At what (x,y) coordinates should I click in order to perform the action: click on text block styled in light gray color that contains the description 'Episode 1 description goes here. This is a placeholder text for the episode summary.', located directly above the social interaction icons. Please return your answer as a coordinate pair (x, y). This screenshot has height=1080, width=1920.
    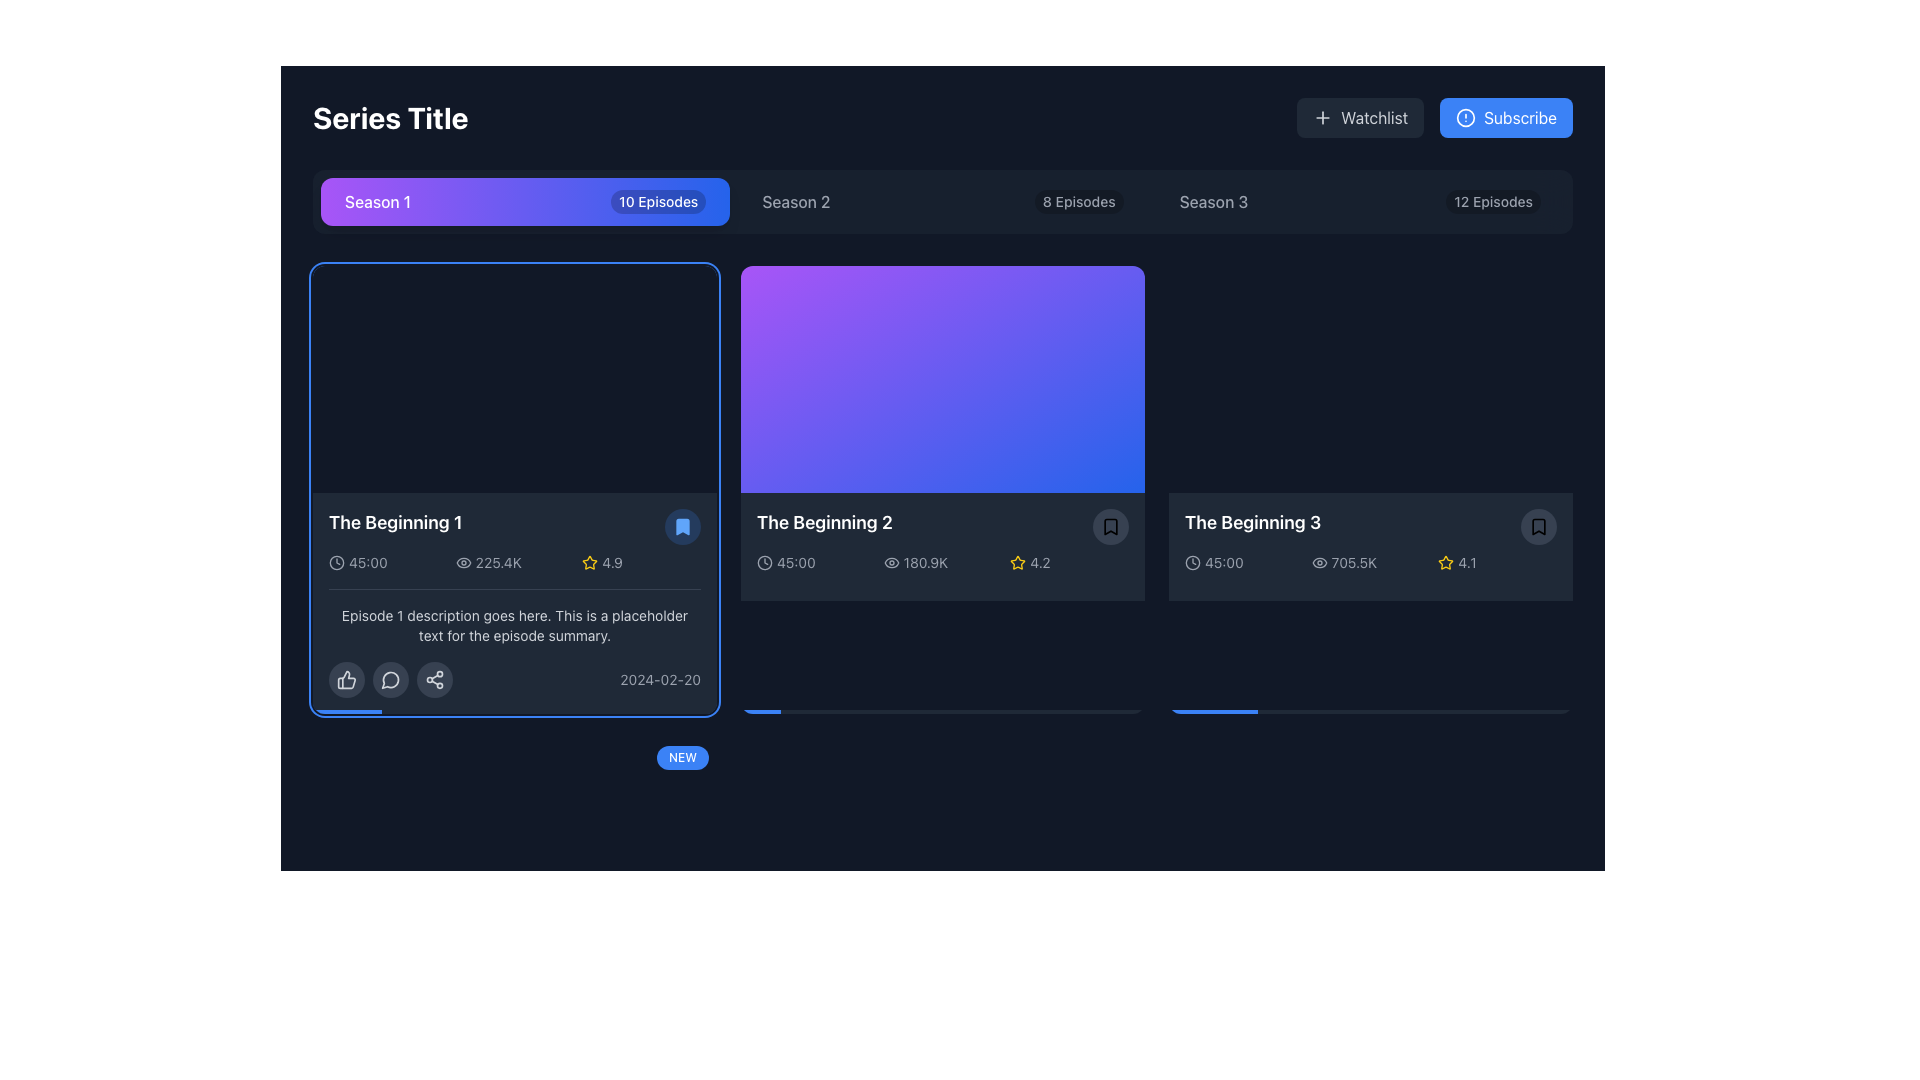
    Looking at the image, I should click on (514, 624).